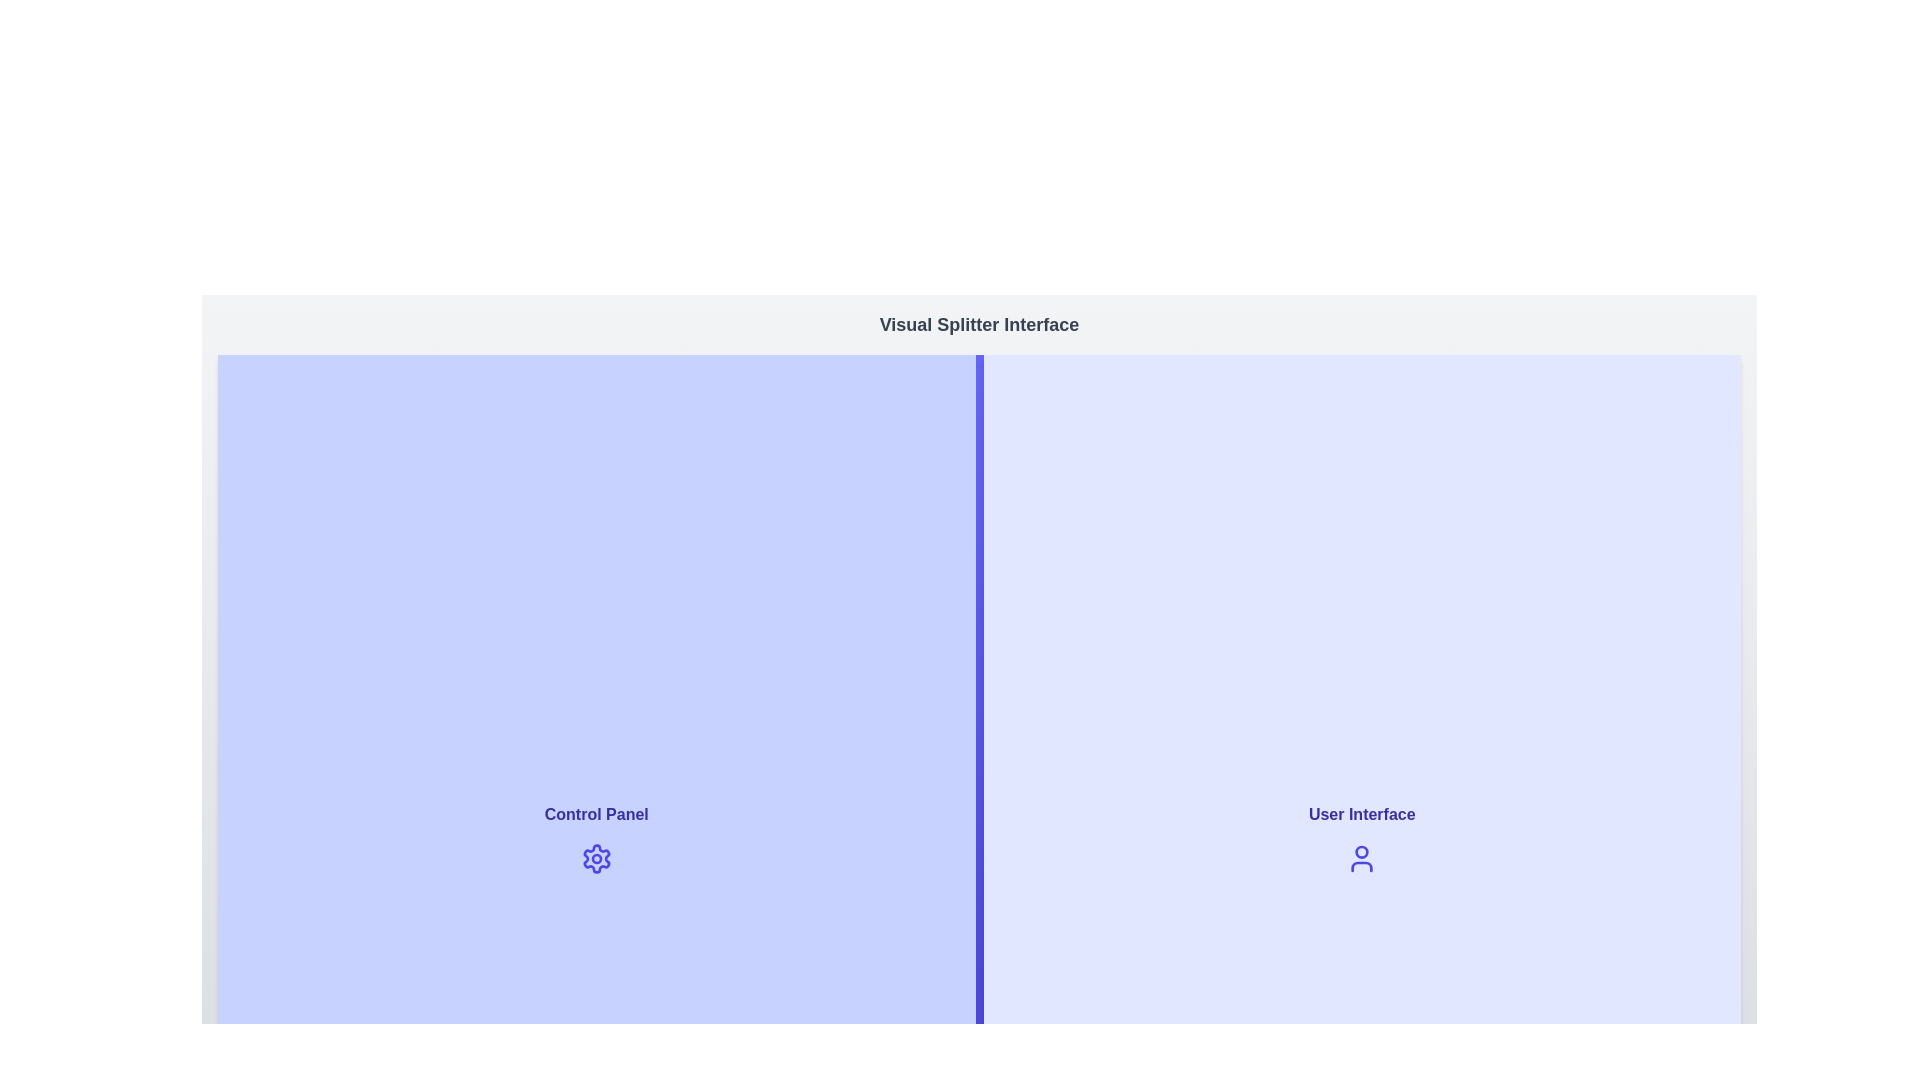  Describe the element at coordinates (979, 323) in the screenshot. I see `the bold text label reading 'Visual Splitter Interface', which is centered at the top of the interface` at that location.